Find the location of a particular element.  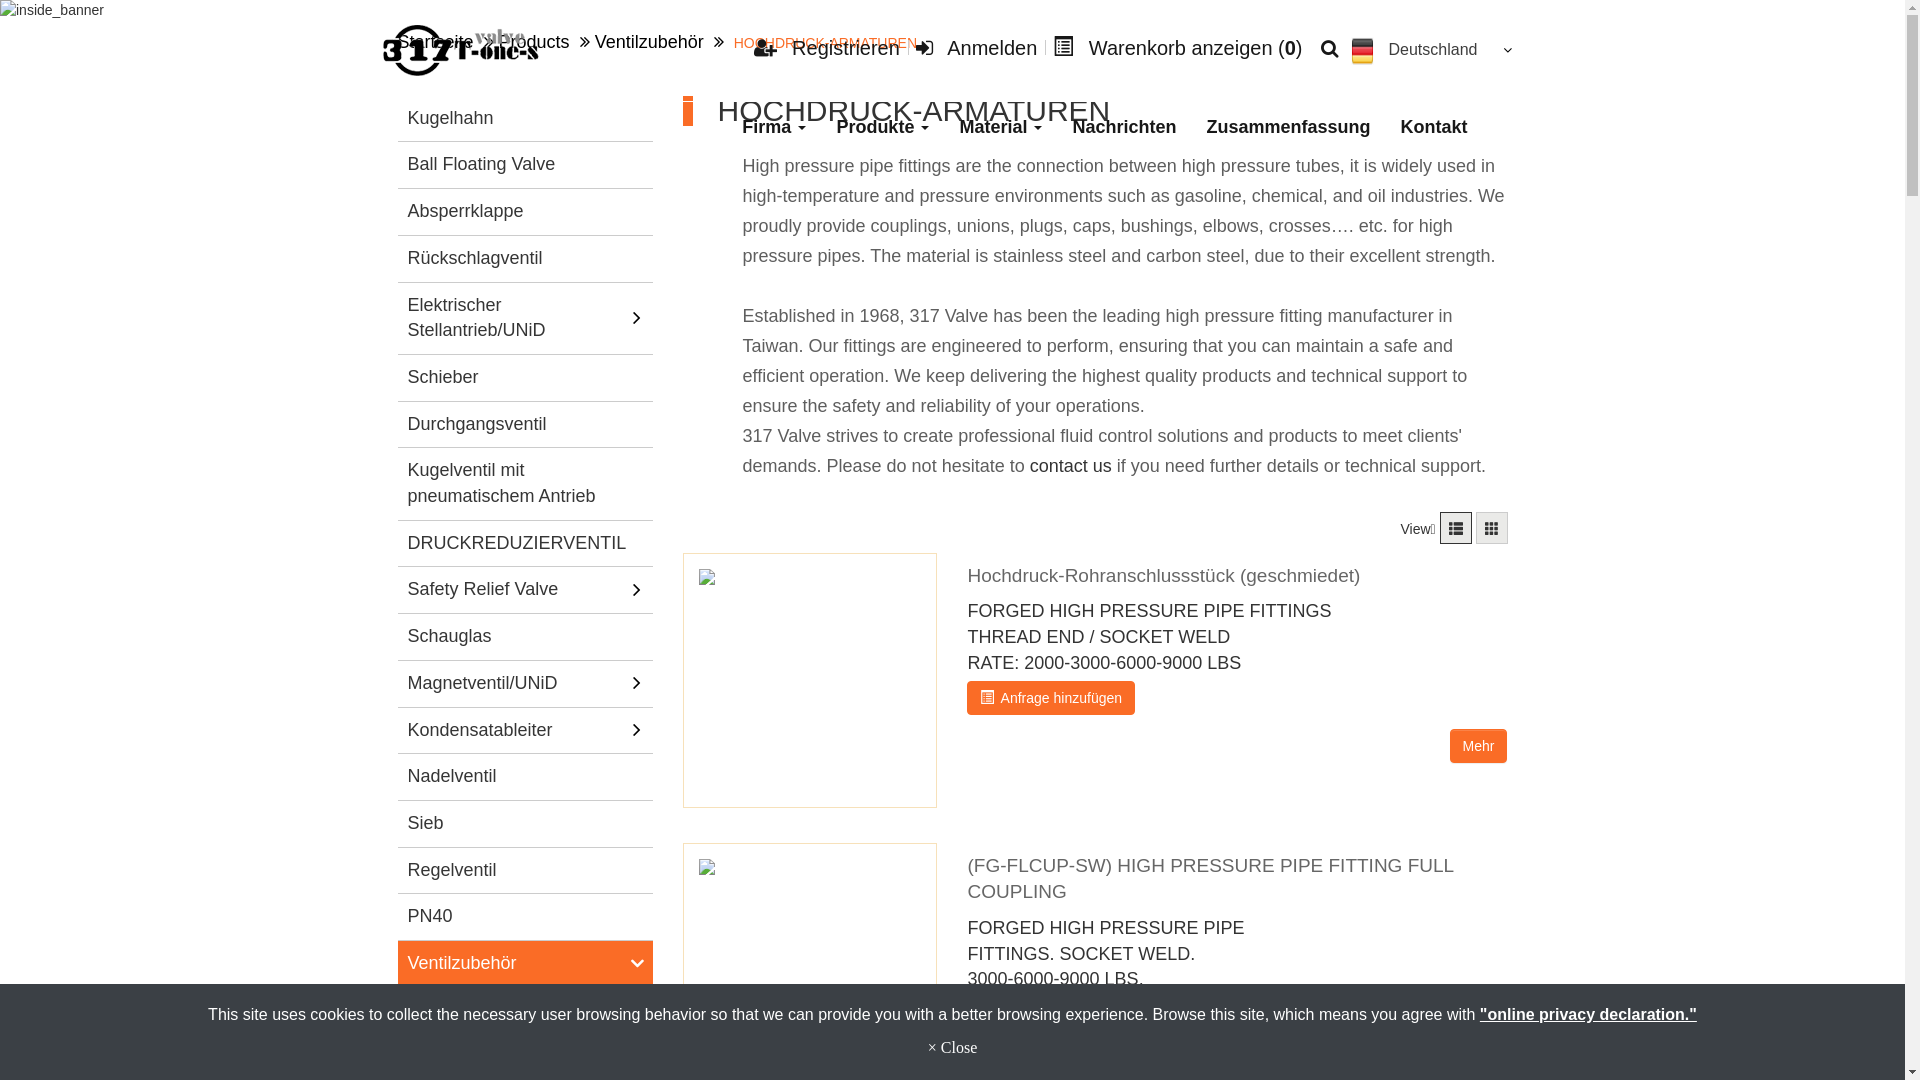

'Zusammenfassung' is located at coordinates (1190, 127).